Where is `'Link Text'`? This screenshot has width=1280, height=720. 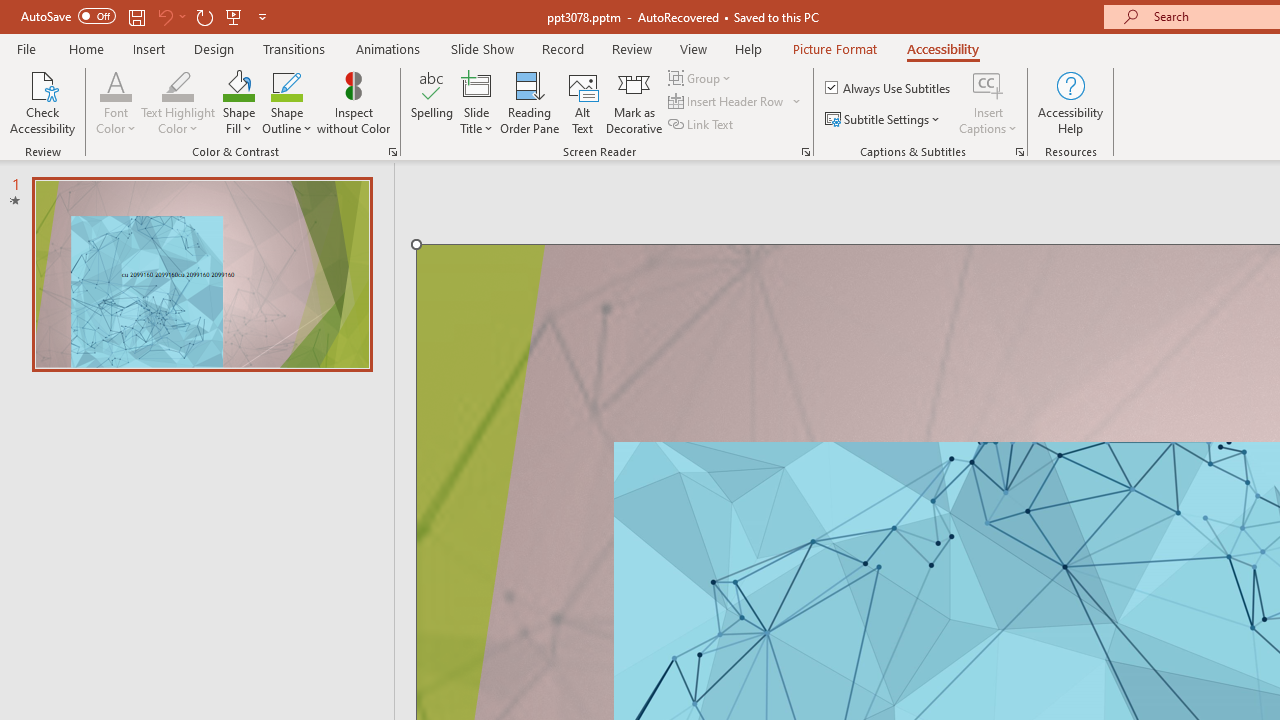
'Link Text' is located at coordinates (702, 124).